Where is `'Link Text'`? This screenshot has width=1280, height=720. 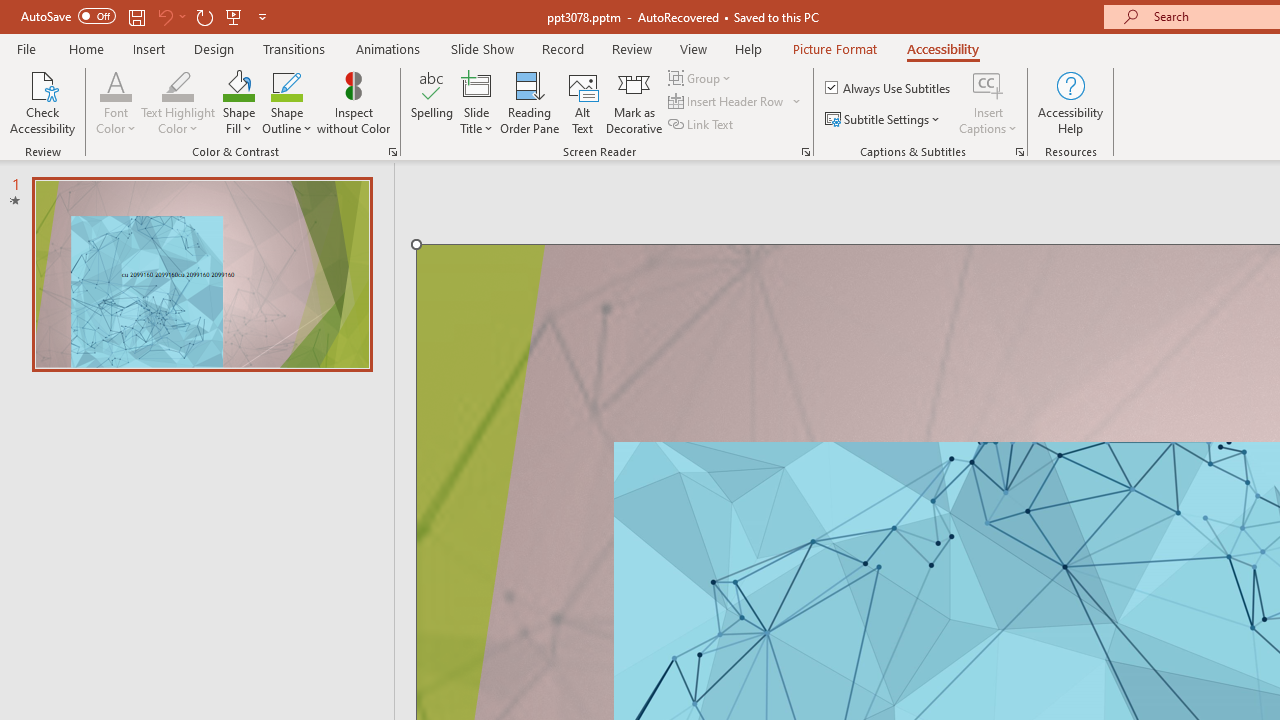
'Link Text' is located at coordinates (702, 124).